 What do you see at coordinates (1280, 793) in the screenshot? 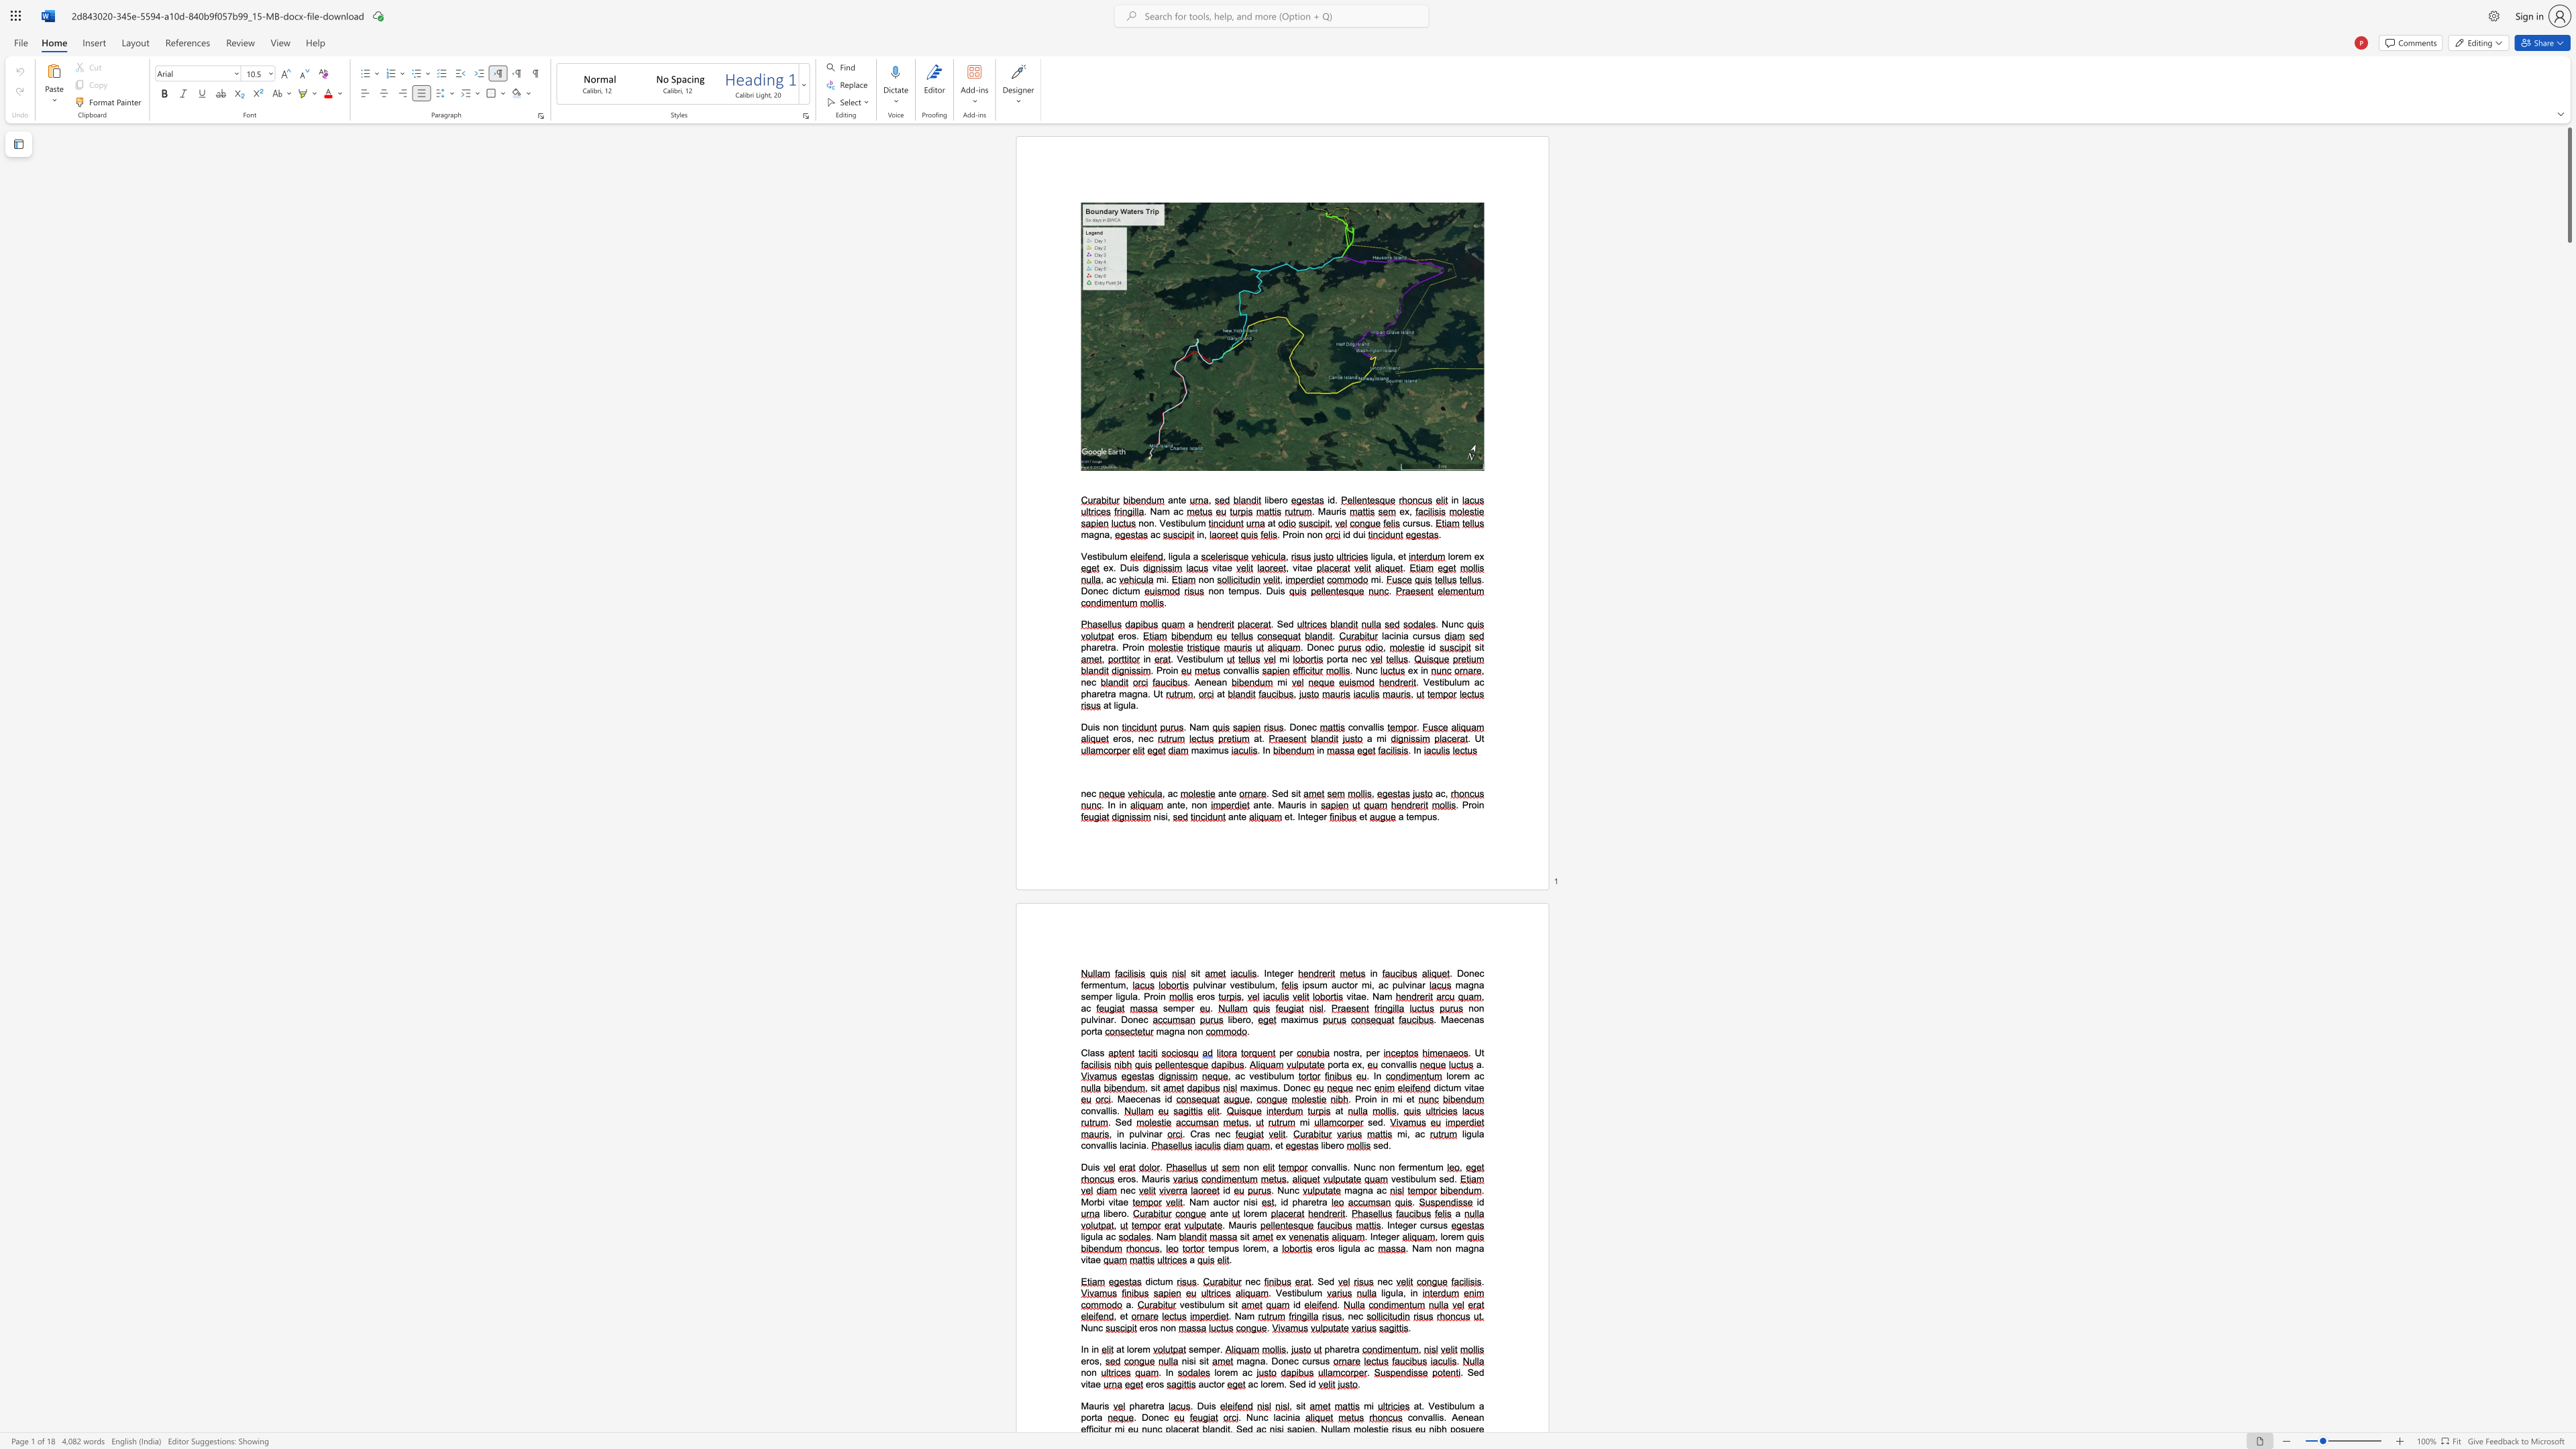
I see `the 1th character "e" in the text` at bounding box center [1280, 793].